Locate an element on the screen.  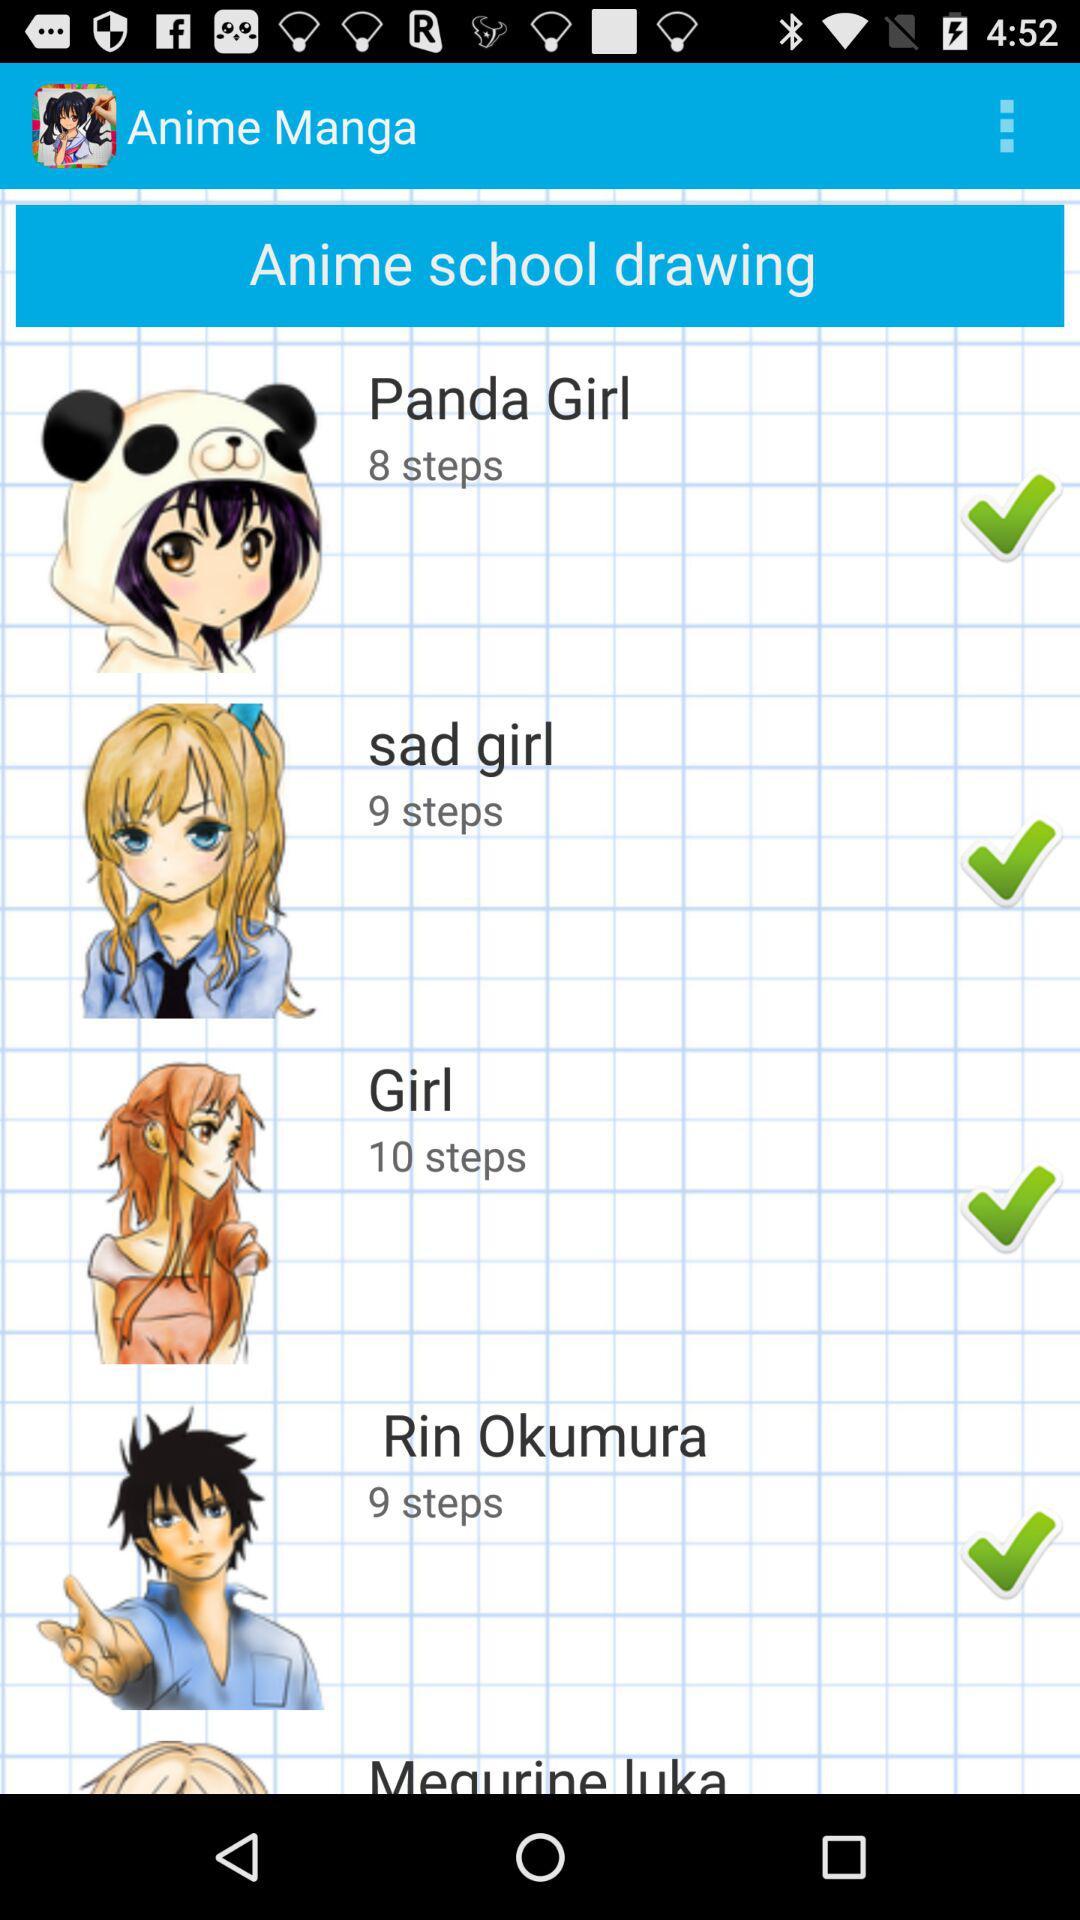
sad girl is located at coordinates (658, 741).